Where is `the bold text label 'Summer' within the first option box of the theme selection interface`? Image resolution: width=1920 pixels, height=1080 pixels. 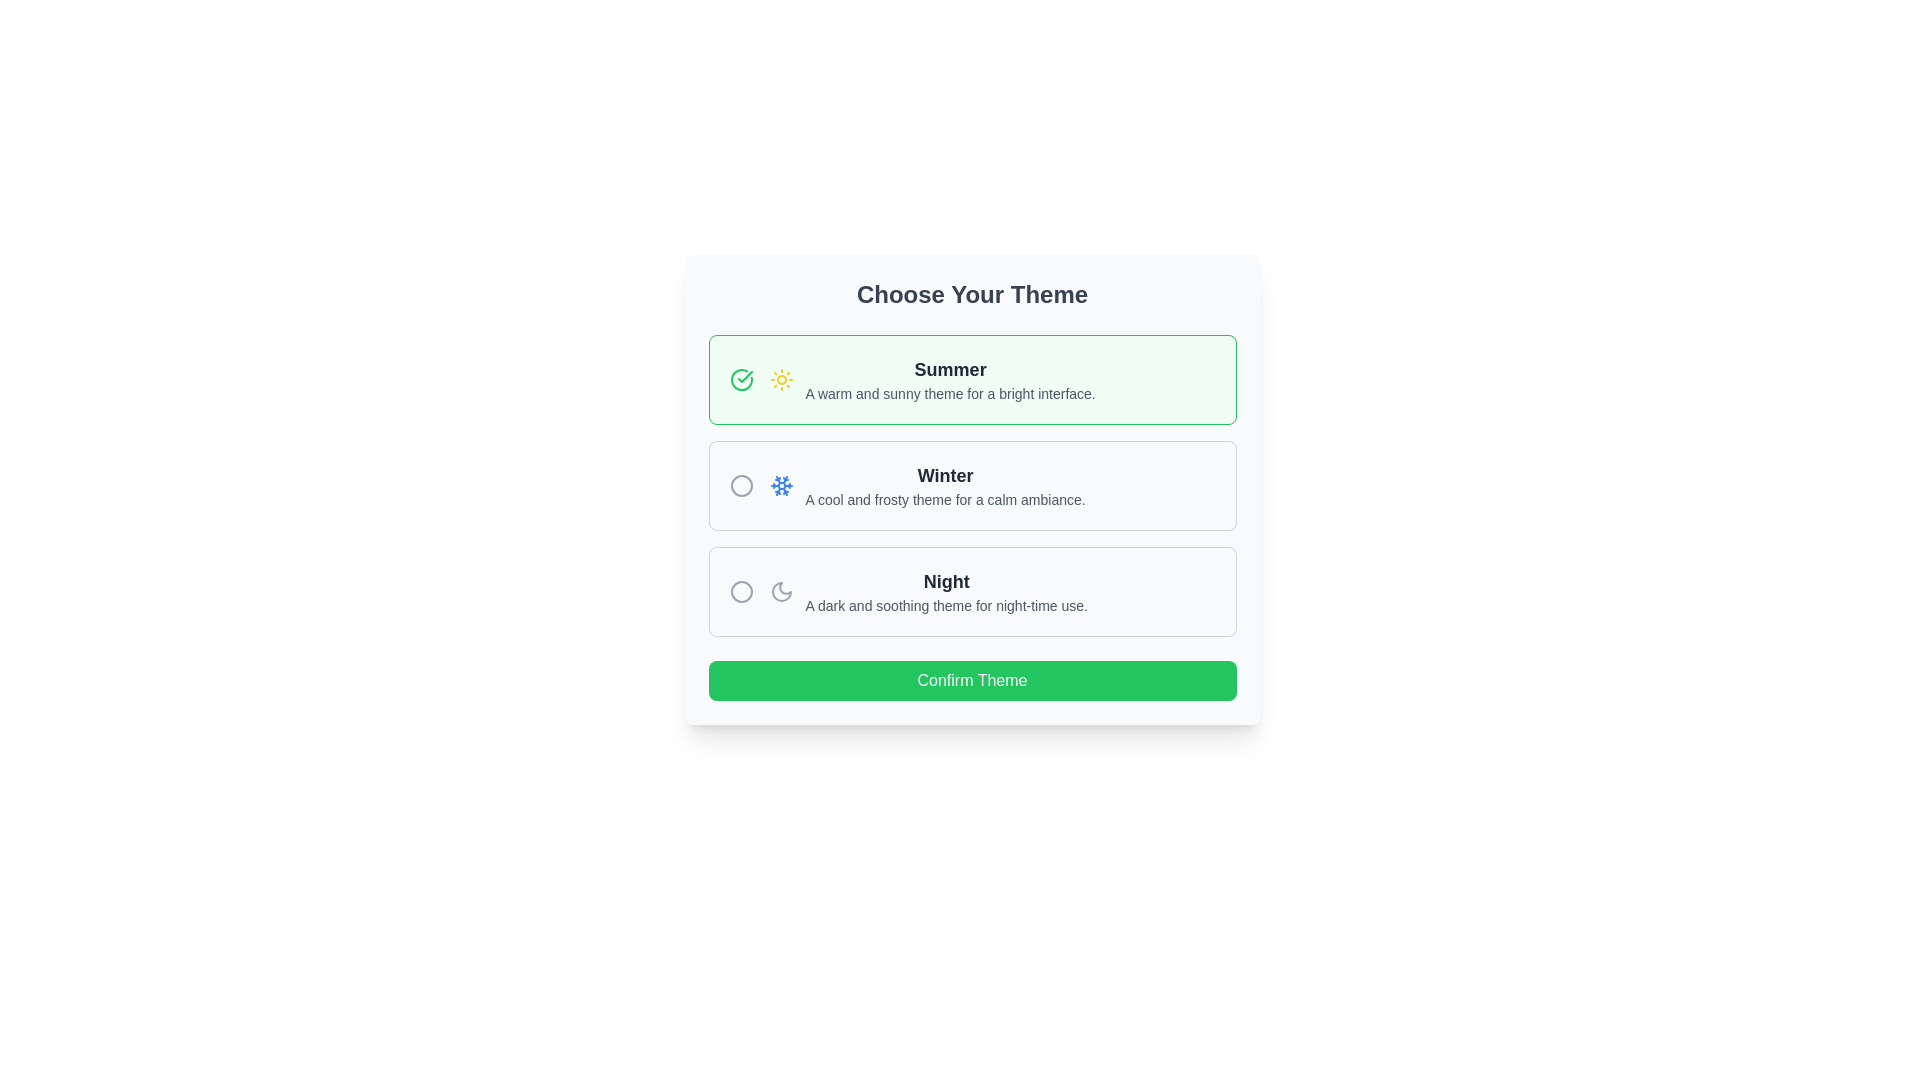 the bold text label 'Summer' within the first option box of the theme selection interface is located at coordinates (949, 370).